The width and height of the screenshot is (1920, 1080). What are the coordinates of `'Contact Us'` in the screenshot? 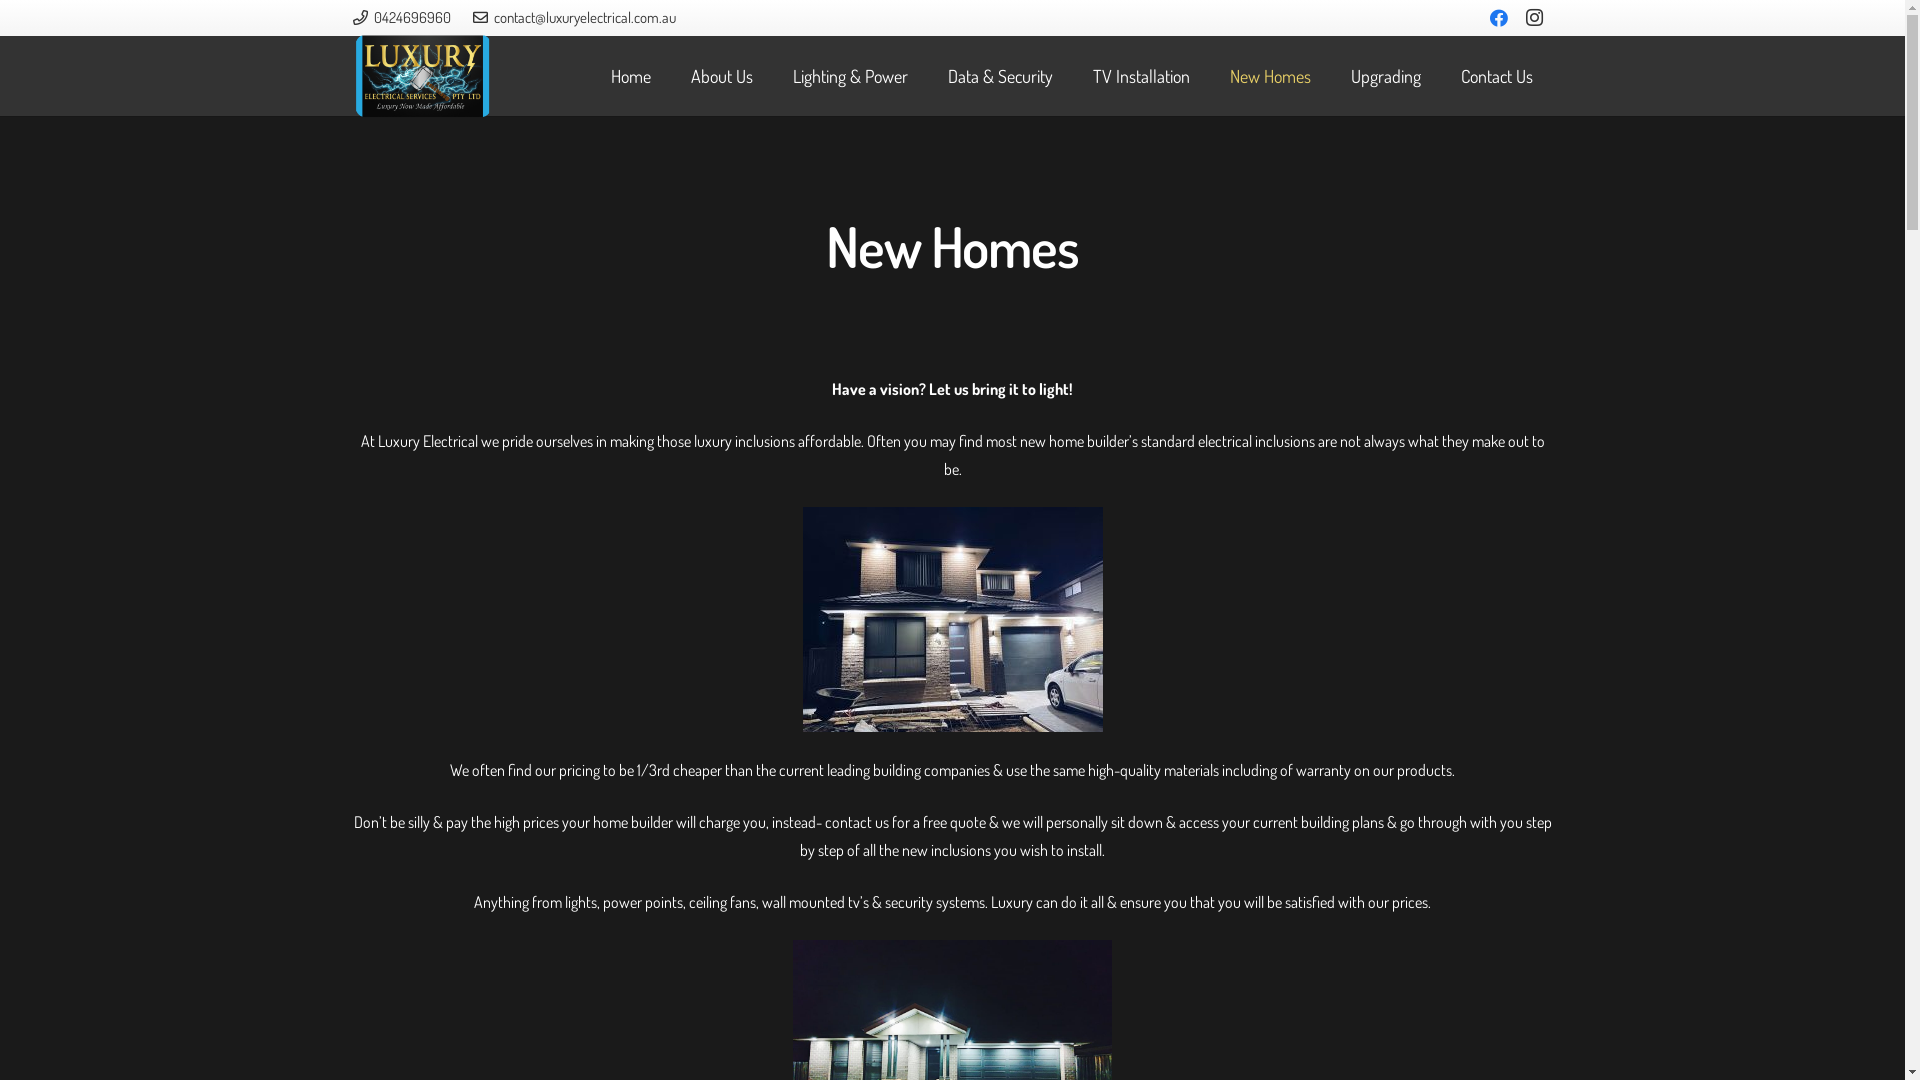 It's located at (1497, 75).